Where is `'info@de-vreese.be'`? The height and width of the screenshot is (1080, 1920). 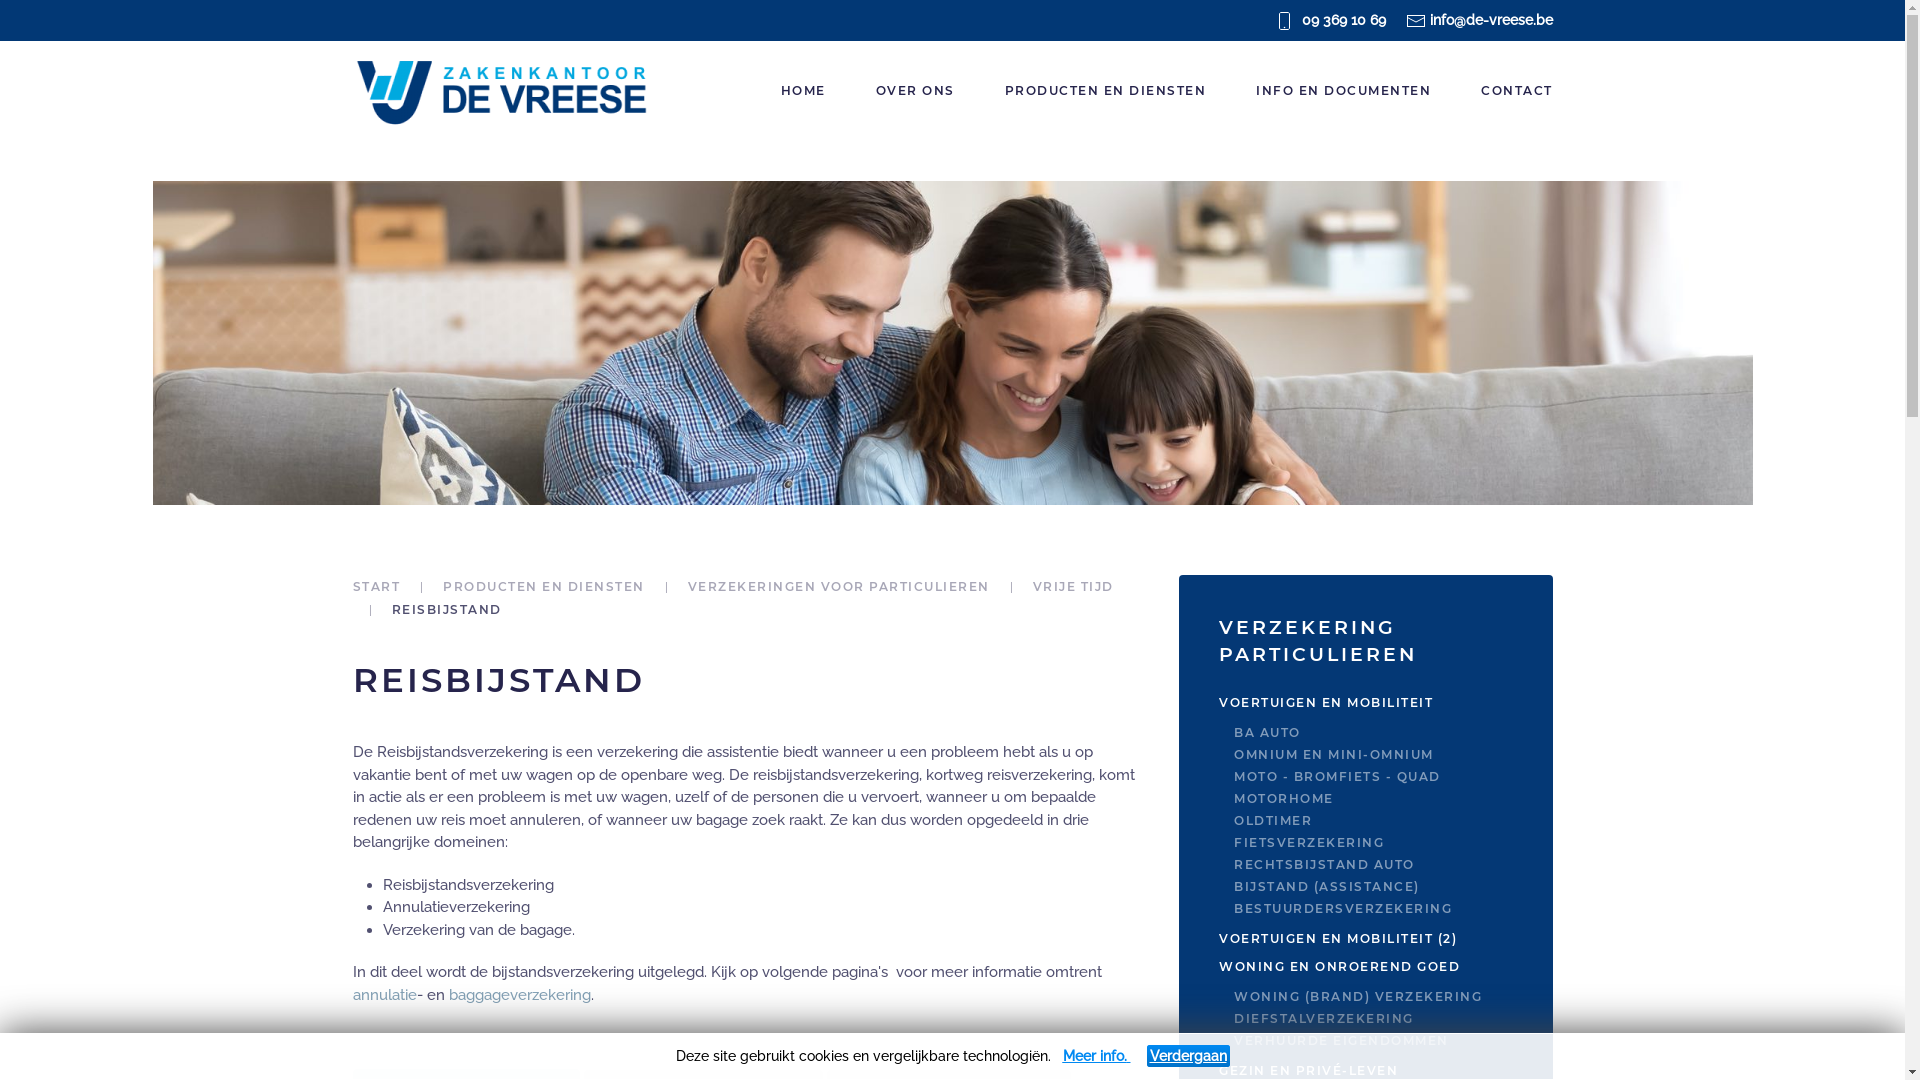
'info@de-vreese.be' is located at coordinates (1491, 19).